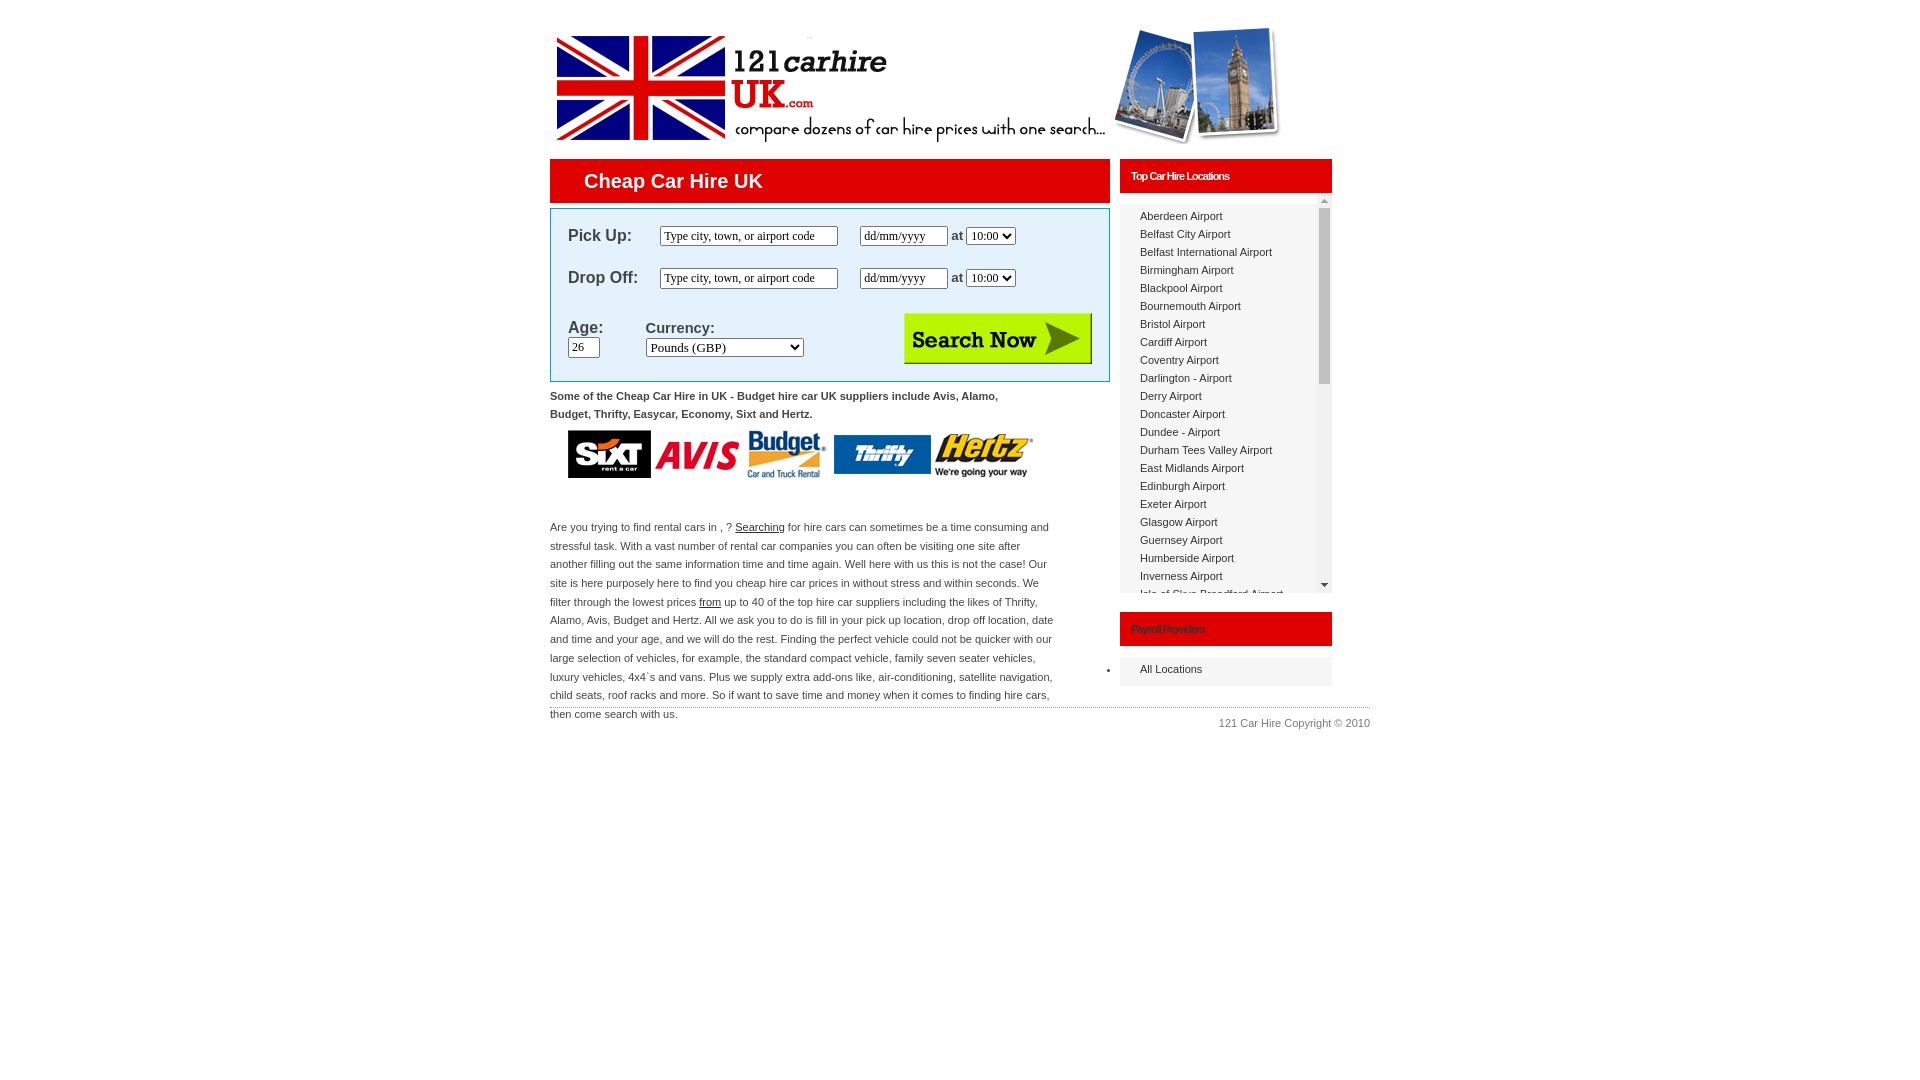 Image resolution: width=1920 pixels, height=1080 pixels. I want to click on 'Doncaster Airport', so click(1140, 412).